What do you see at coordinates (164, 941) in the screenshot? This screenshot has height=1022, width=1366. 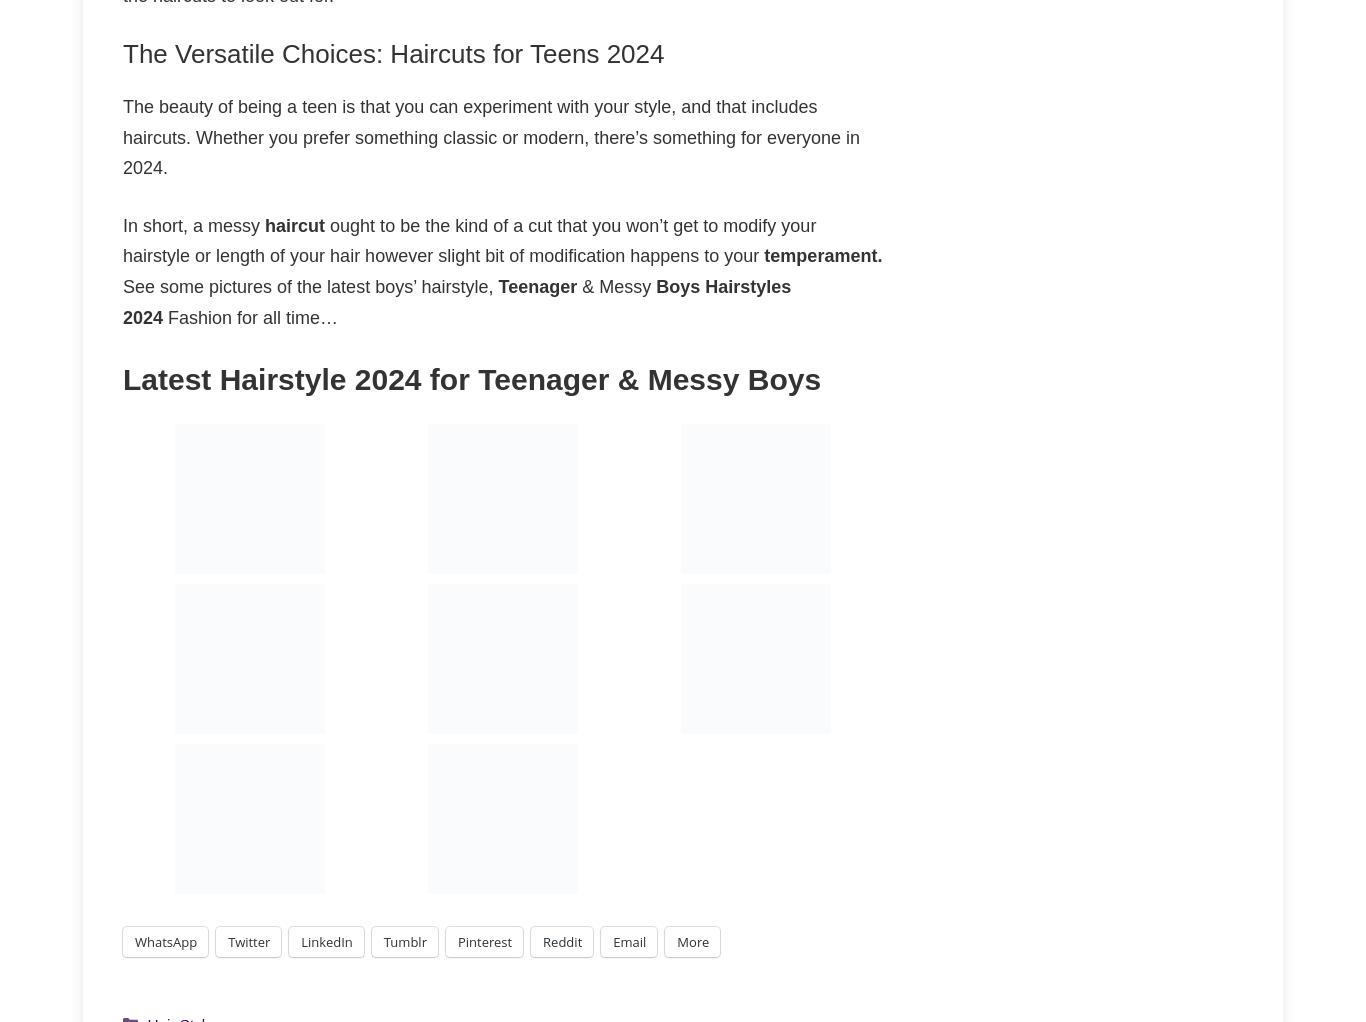 I see `'WhatsApp'` at bounding box center [164, 941].